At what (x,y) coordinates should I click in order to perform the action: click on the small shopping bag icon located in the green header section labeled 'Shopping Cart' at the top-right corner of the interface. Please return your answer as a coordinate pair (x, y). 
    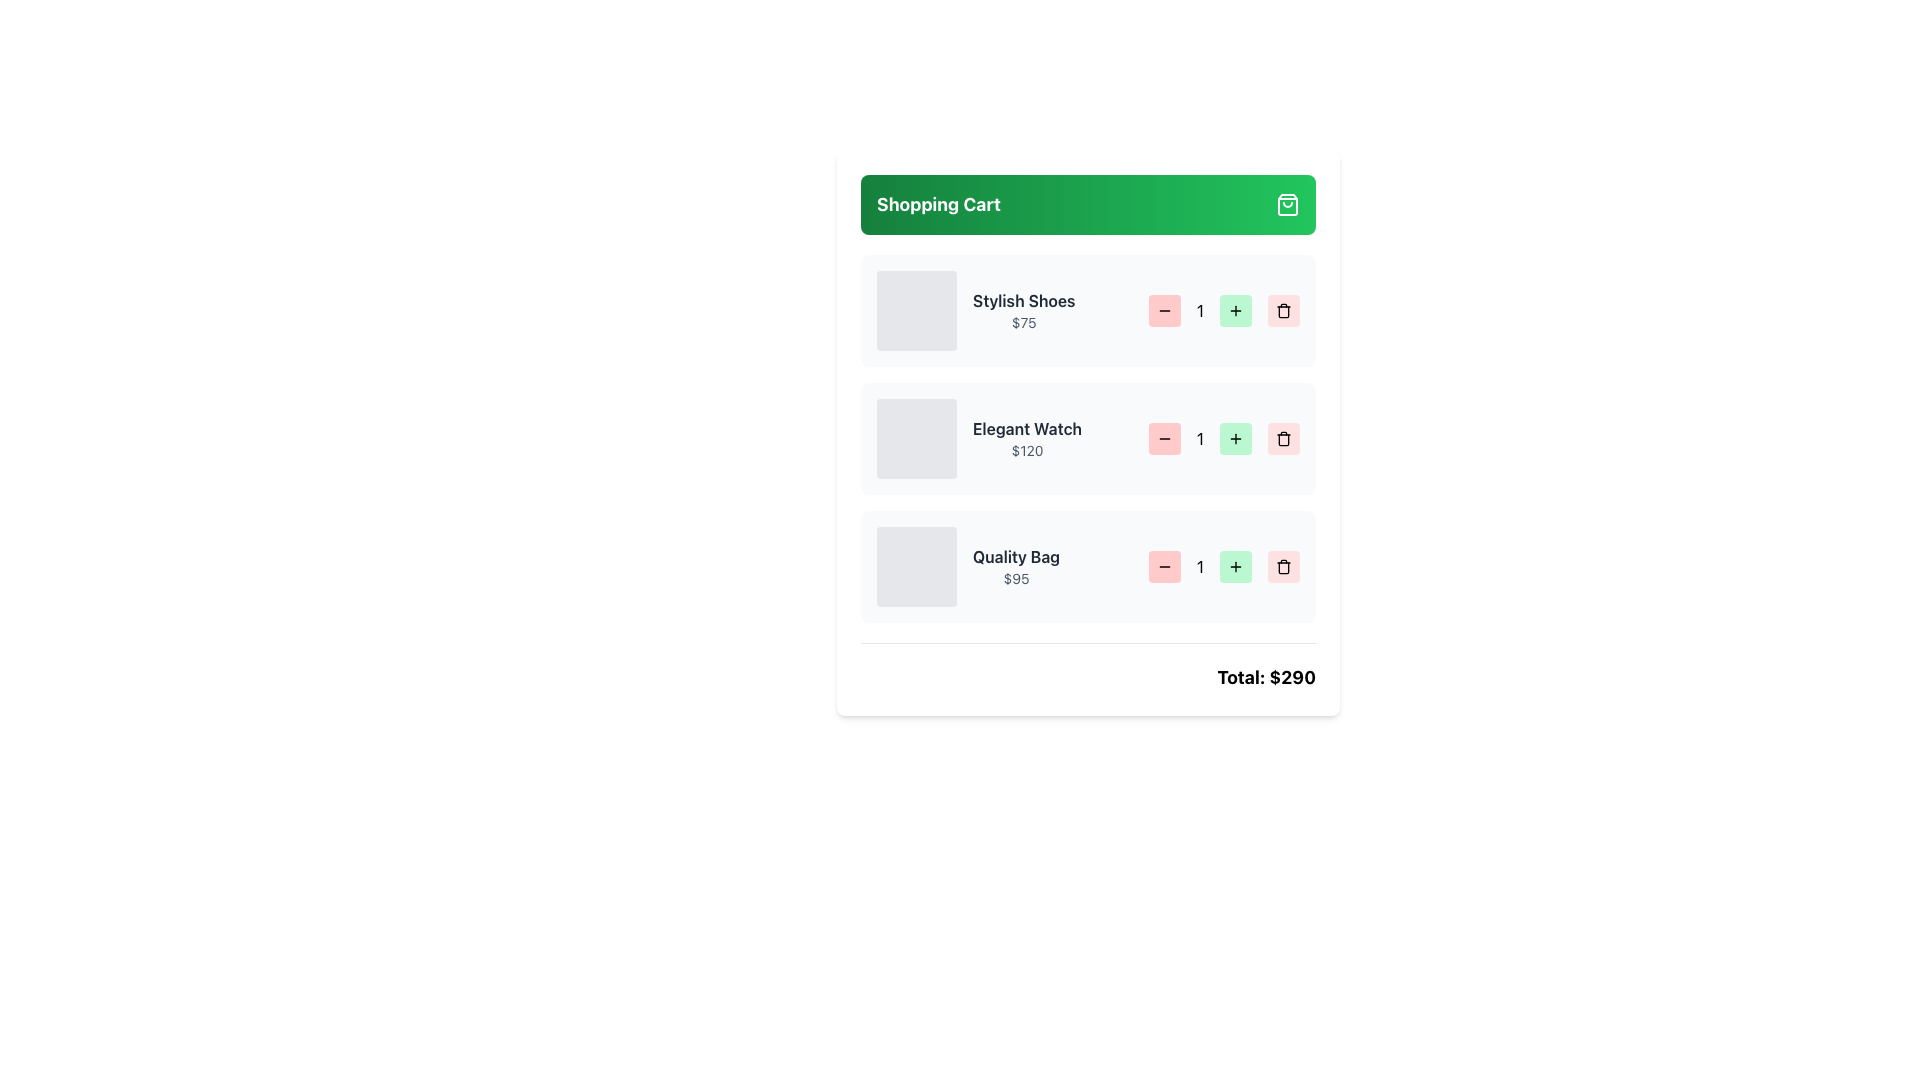
    Looking at the image, I should click on (1287, 204).